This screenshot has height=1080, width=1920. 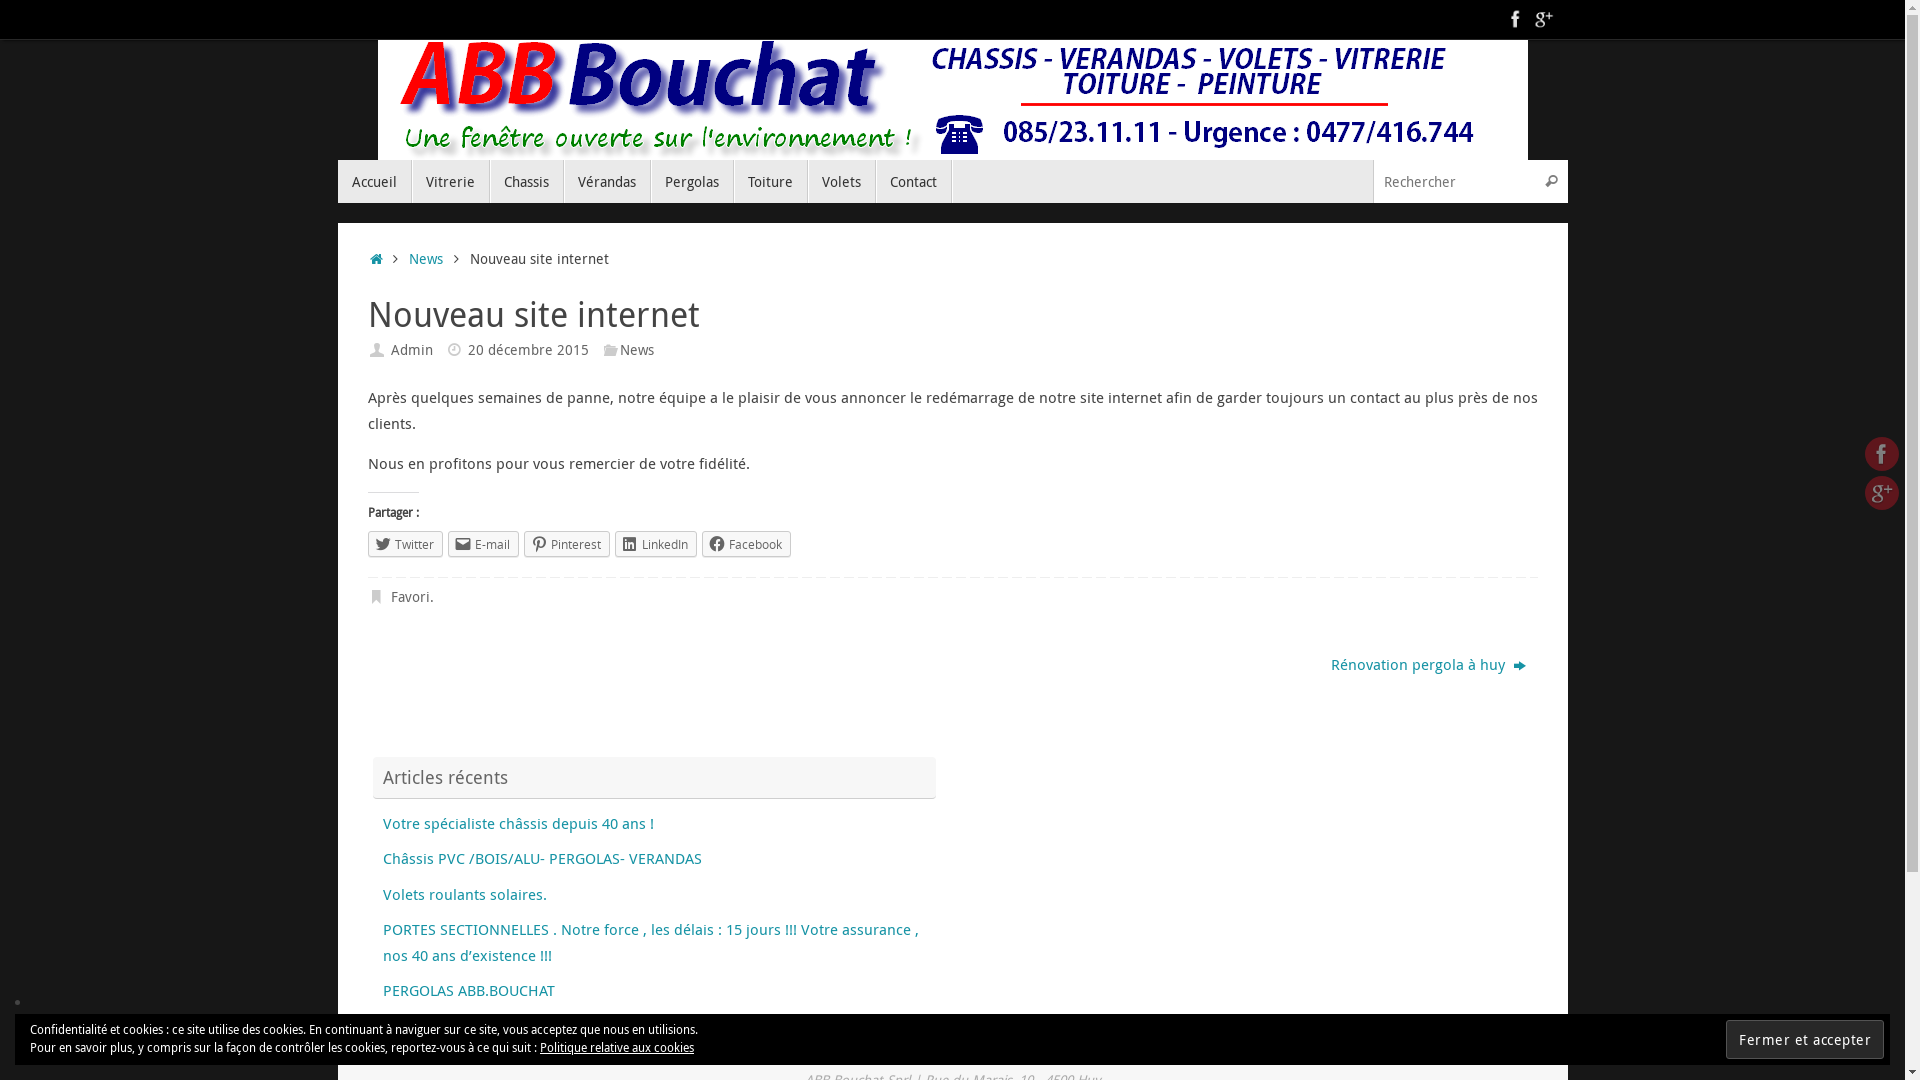 I want to click on 'Favori', so click(x=390, y=596).